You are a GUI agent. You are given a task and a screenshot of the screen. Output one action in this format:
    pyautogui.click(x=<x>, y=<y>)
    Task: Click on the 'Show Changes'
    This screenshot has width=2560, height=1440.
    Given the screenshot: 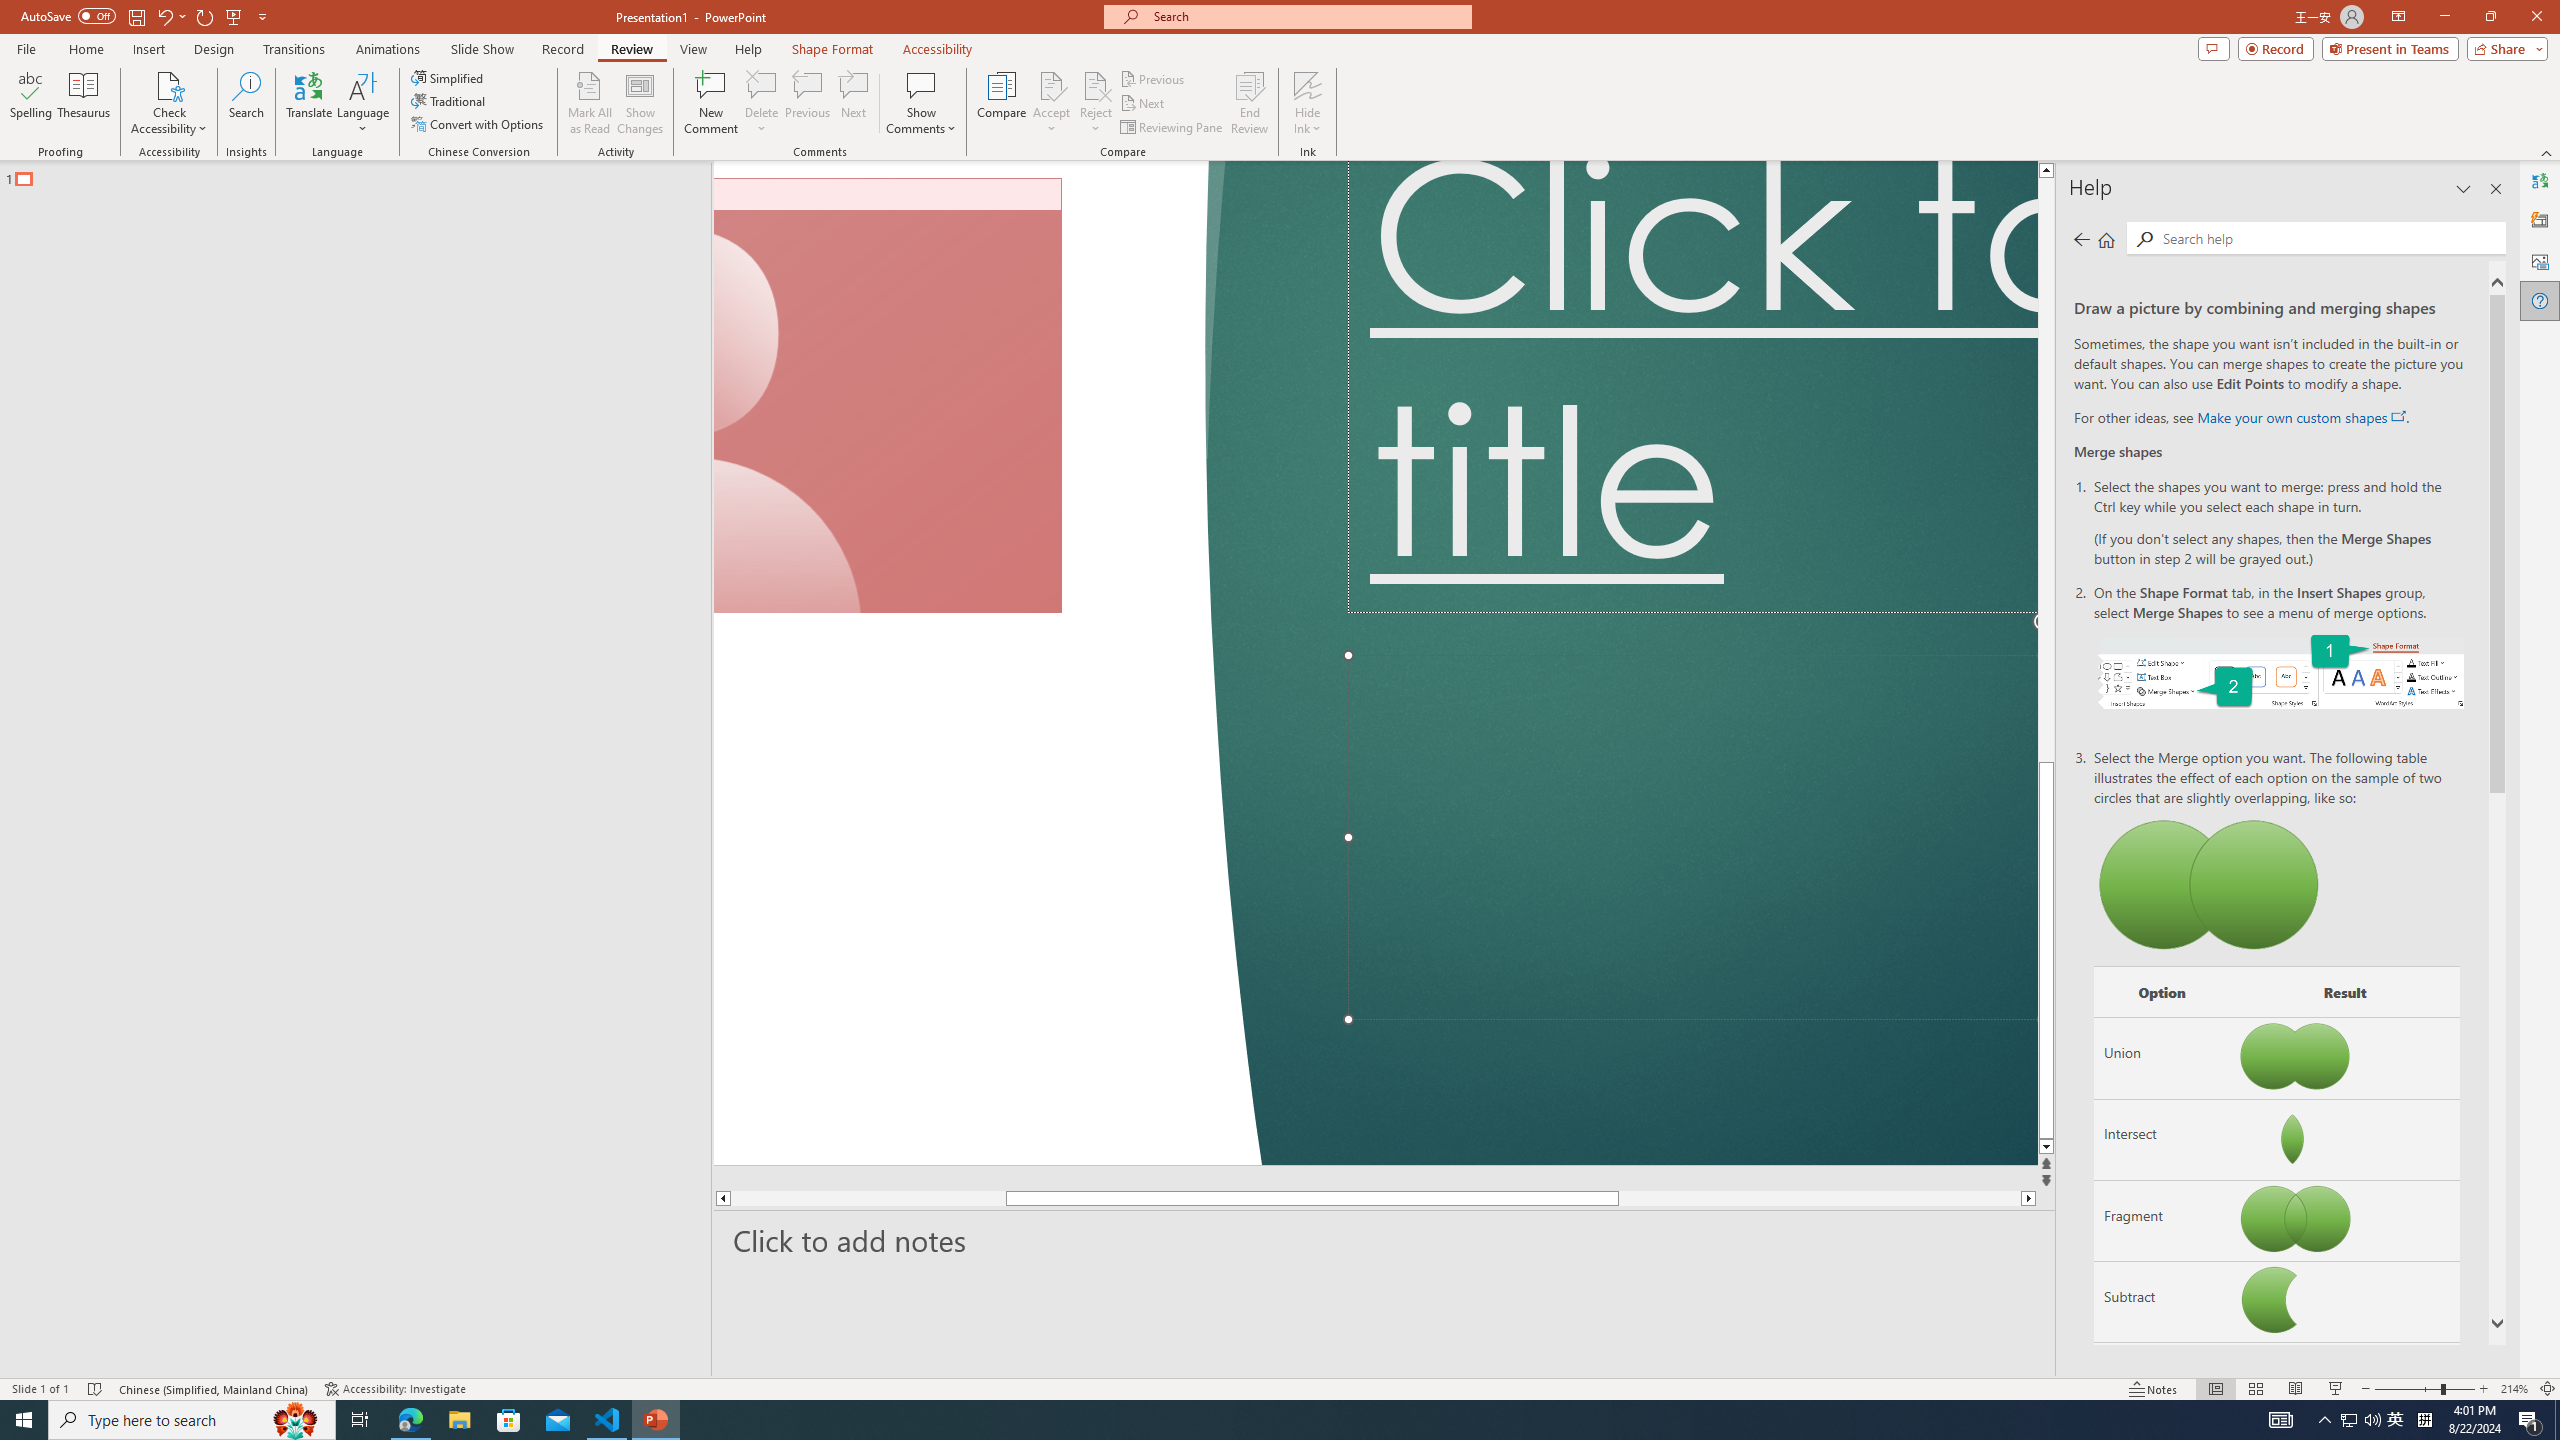 What is the action you would take?
    pyautogui.click(x=640, y=103)
    